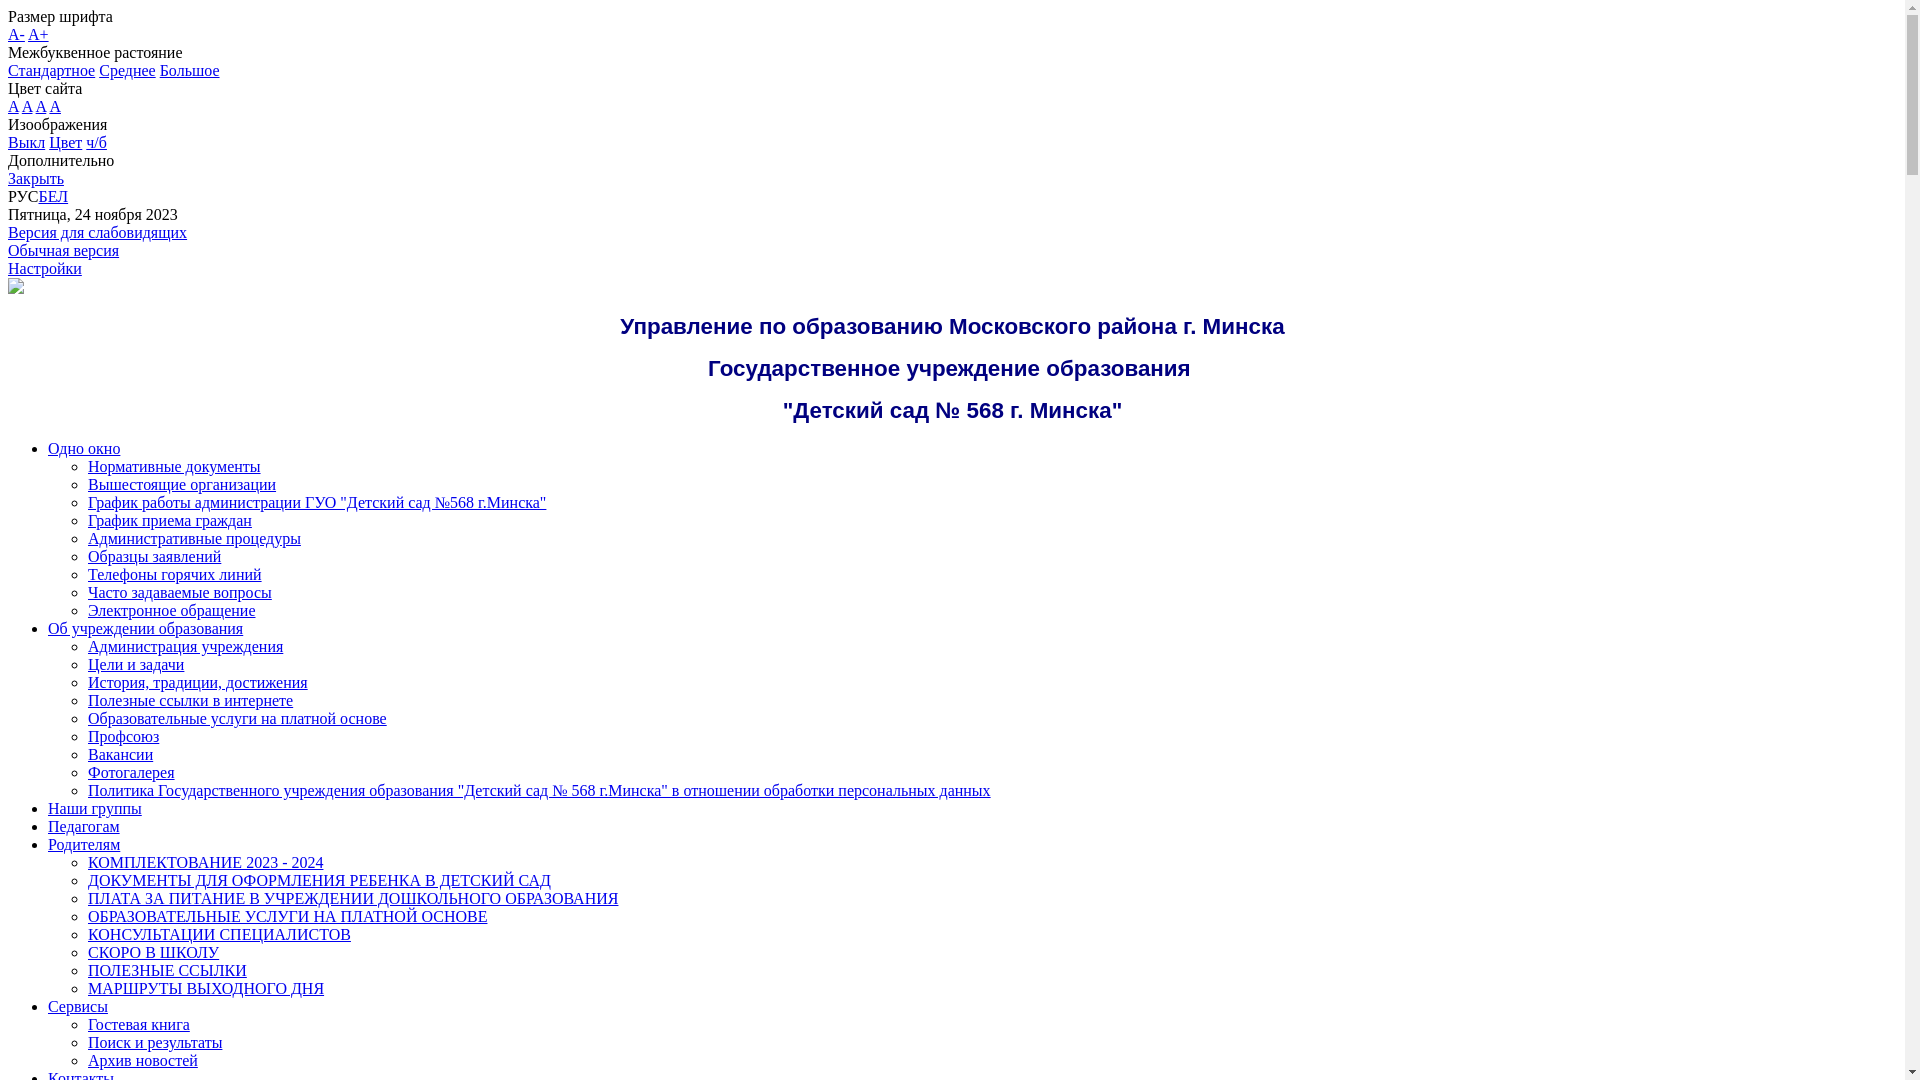  Describe the element at coordinates (13, 106) in the screenshot. I see `'A'` at that location.